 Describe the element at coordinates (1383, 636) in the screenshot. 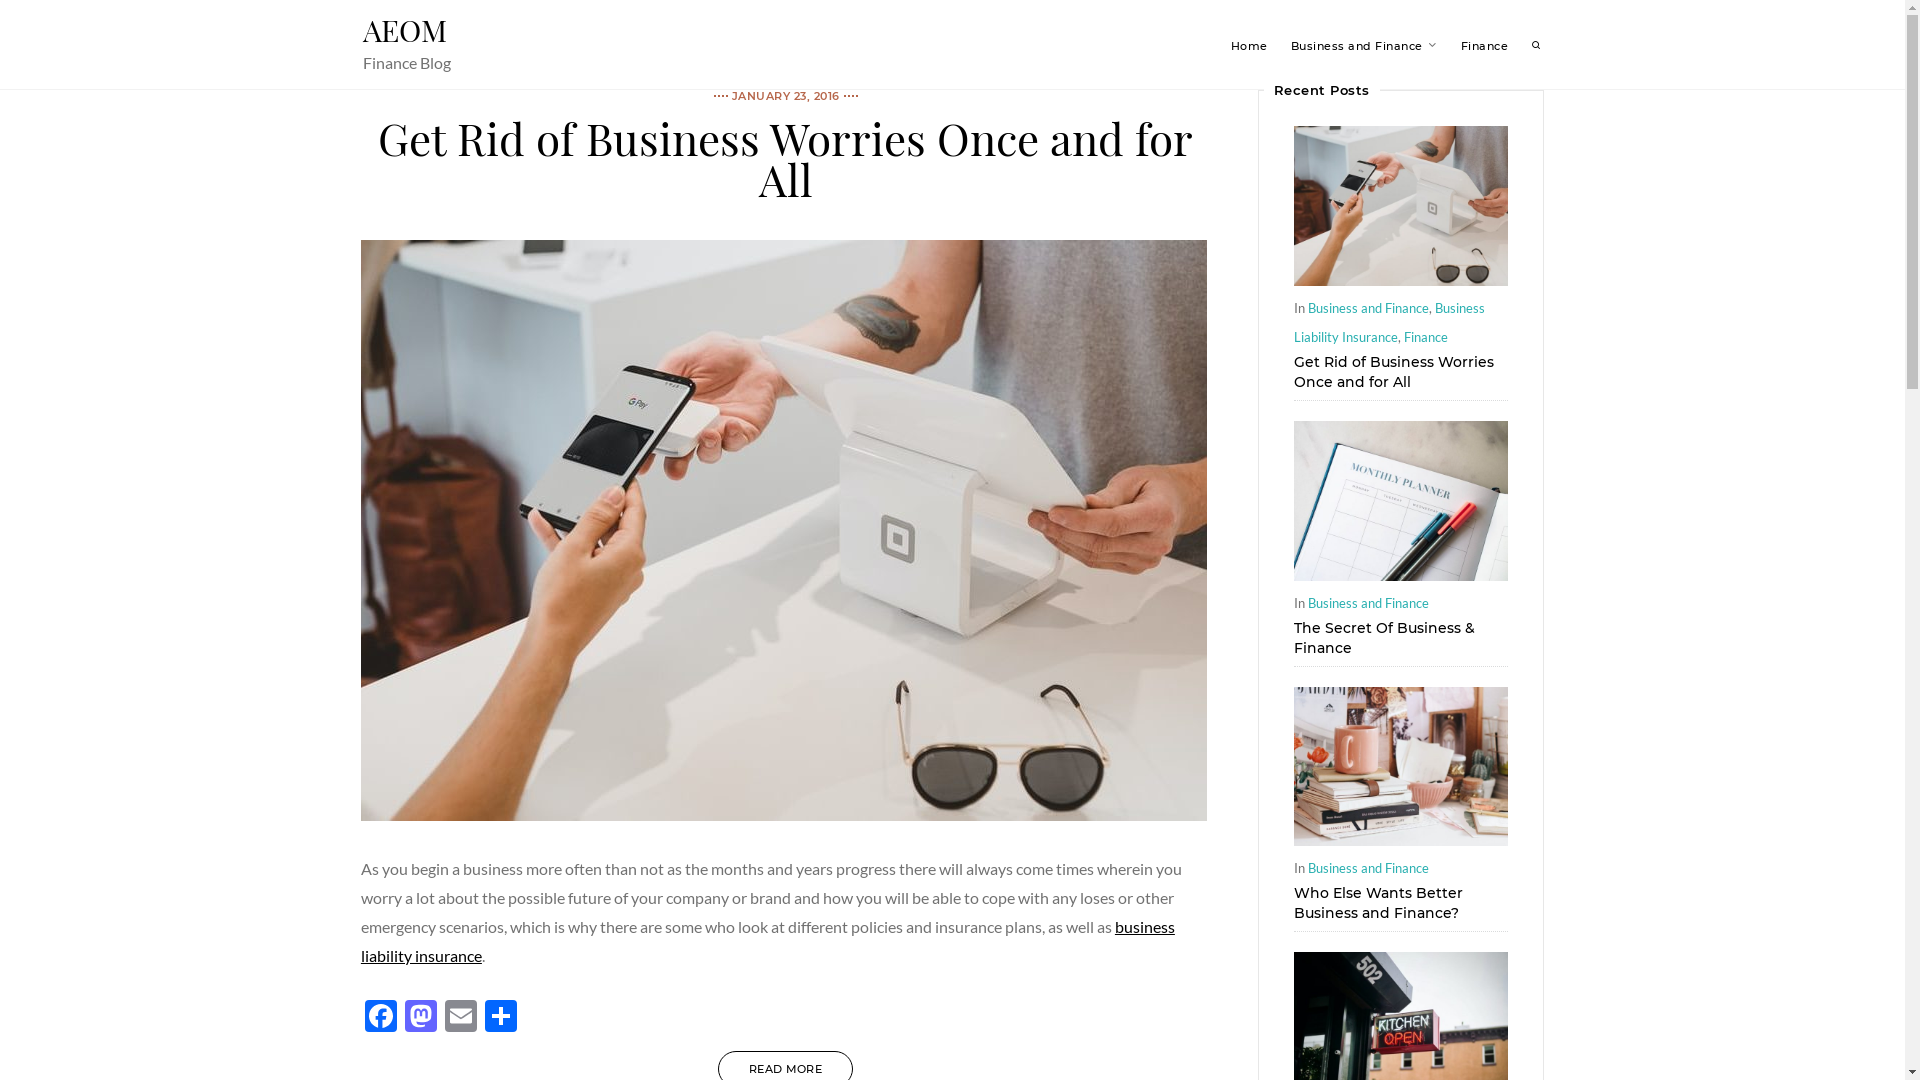

I see `'The Secret Of Business & Finance'` at that location.